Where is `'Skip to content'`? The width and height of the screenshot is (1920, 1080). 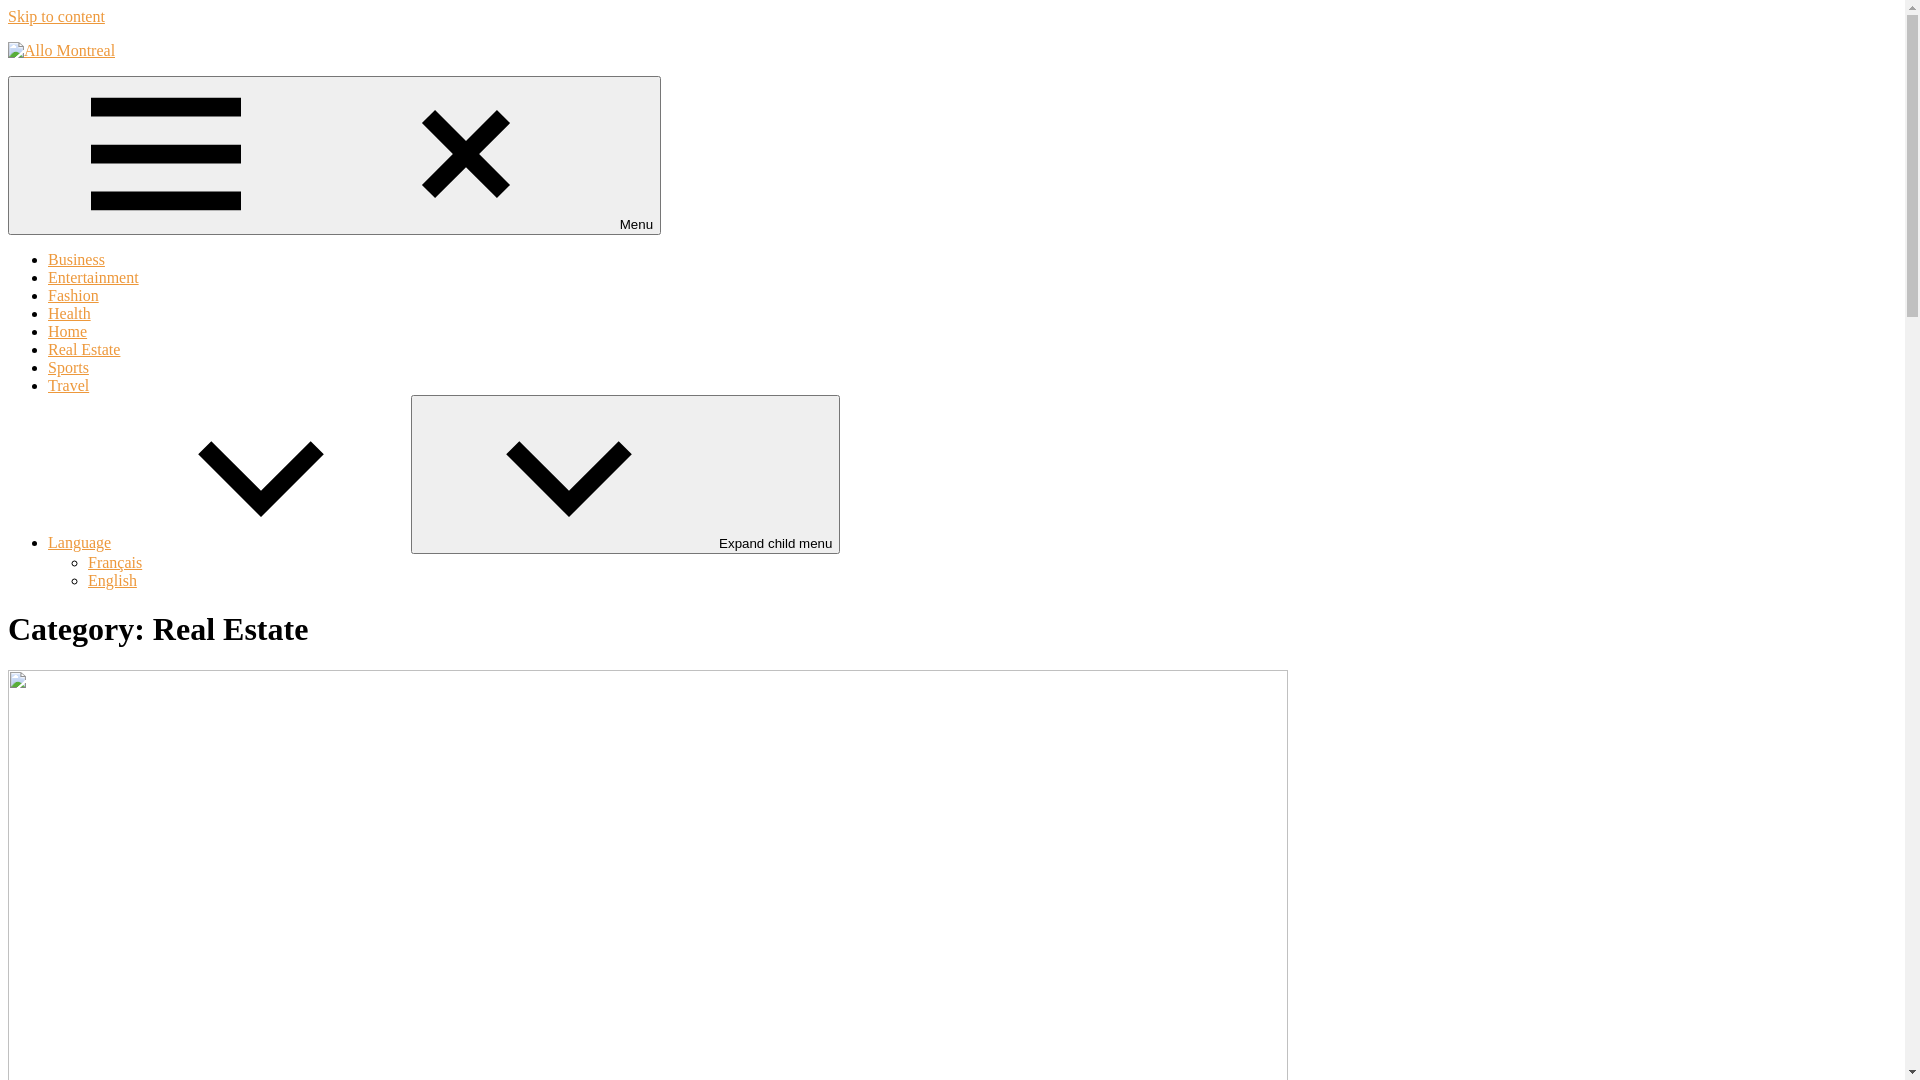
'Skip to content' is located at coordinates (56, 16).